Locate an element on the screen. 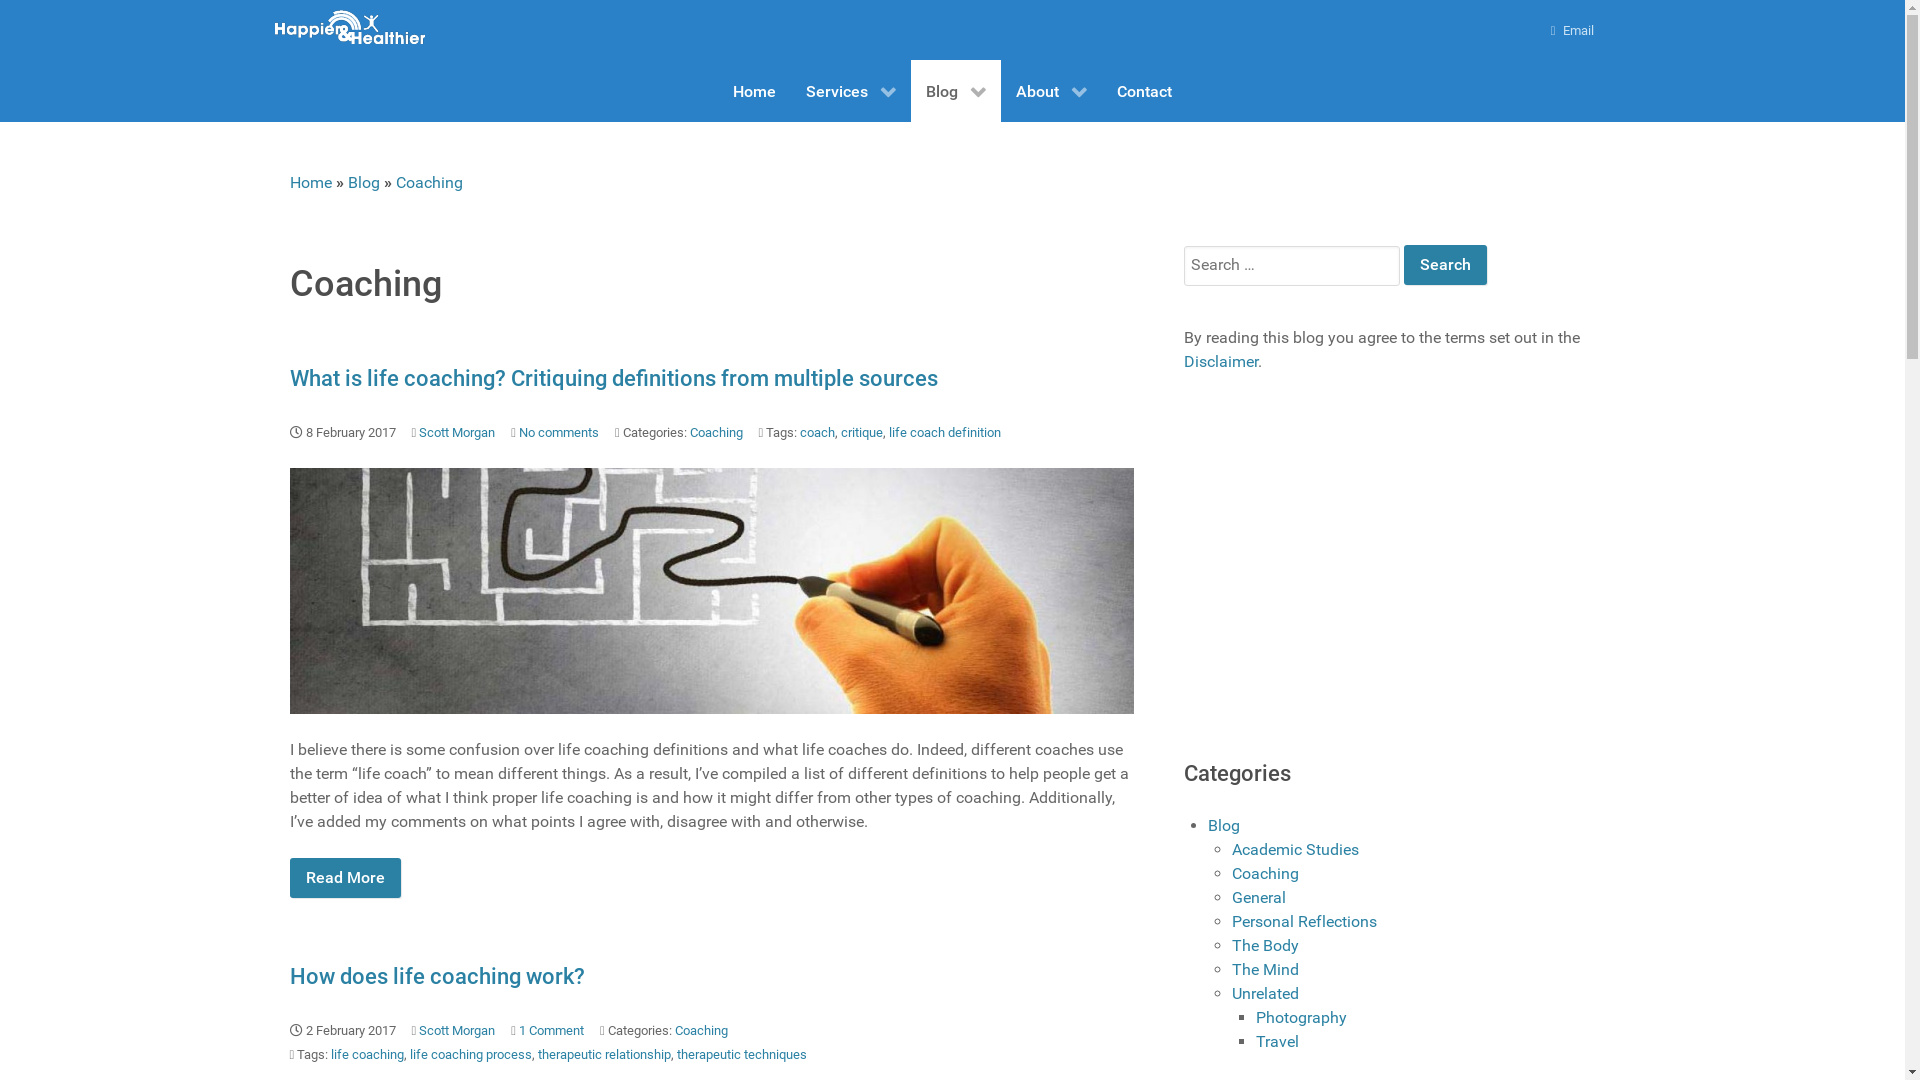 The image size is (1920, 1080). 'Search for:' is located at coordinates (1291, 265).